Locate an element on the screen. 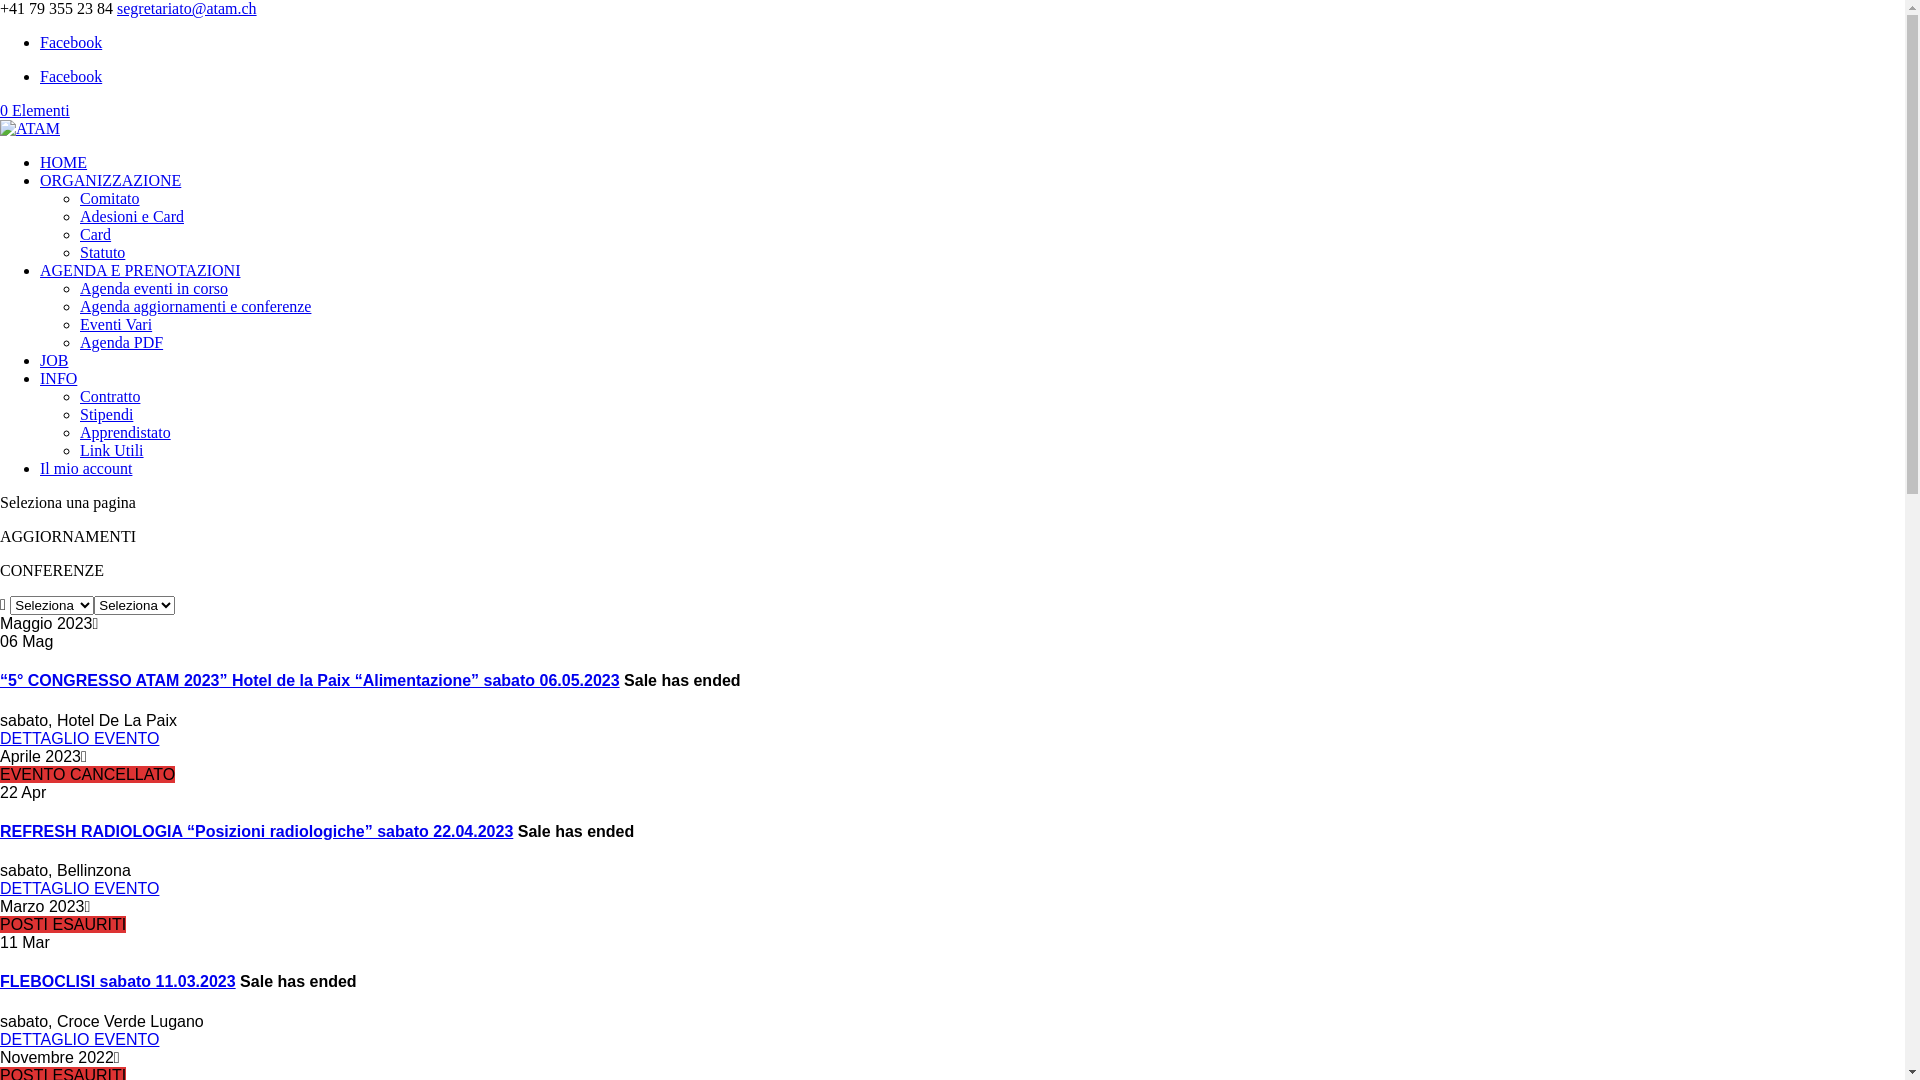 The image size is (1920, 1080). '0 Elementi' is located at coordinates (34, 110).